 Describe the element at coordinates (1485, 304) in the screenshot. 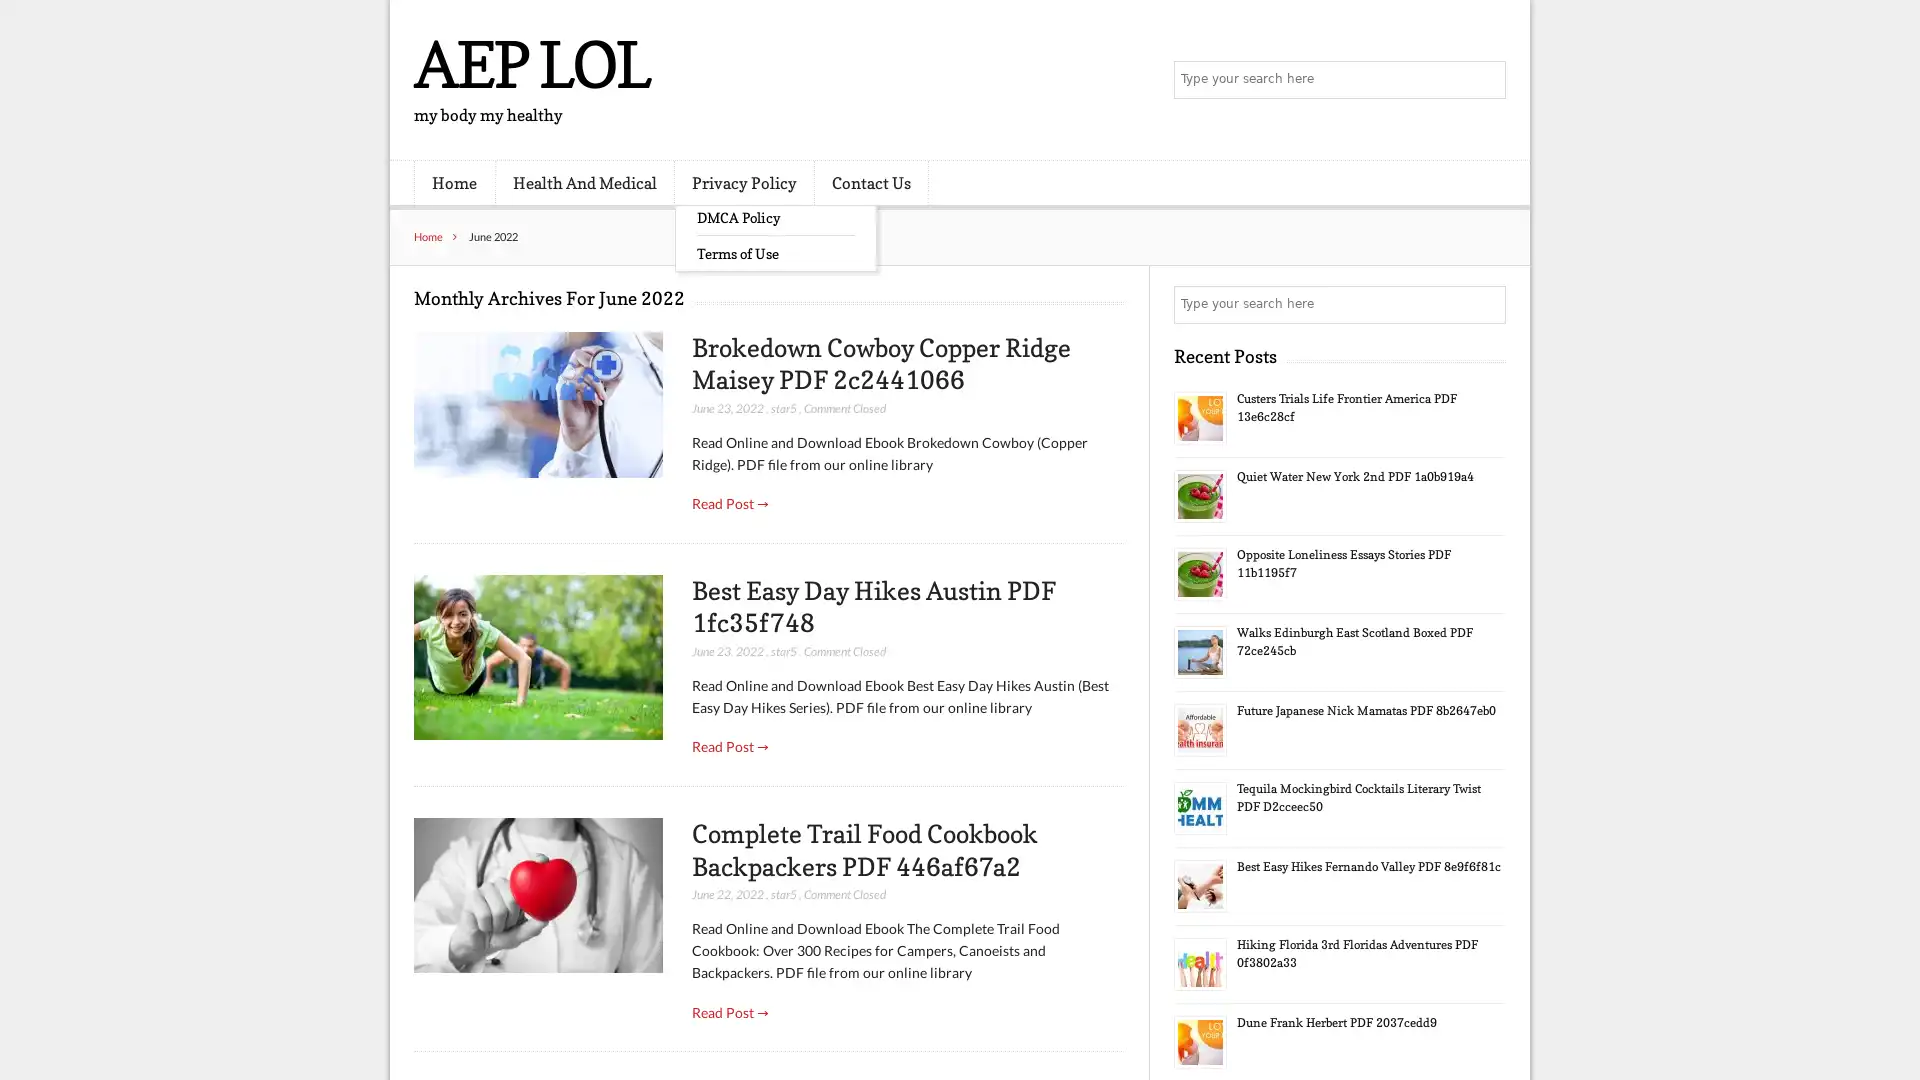

I see `Search` at that location.